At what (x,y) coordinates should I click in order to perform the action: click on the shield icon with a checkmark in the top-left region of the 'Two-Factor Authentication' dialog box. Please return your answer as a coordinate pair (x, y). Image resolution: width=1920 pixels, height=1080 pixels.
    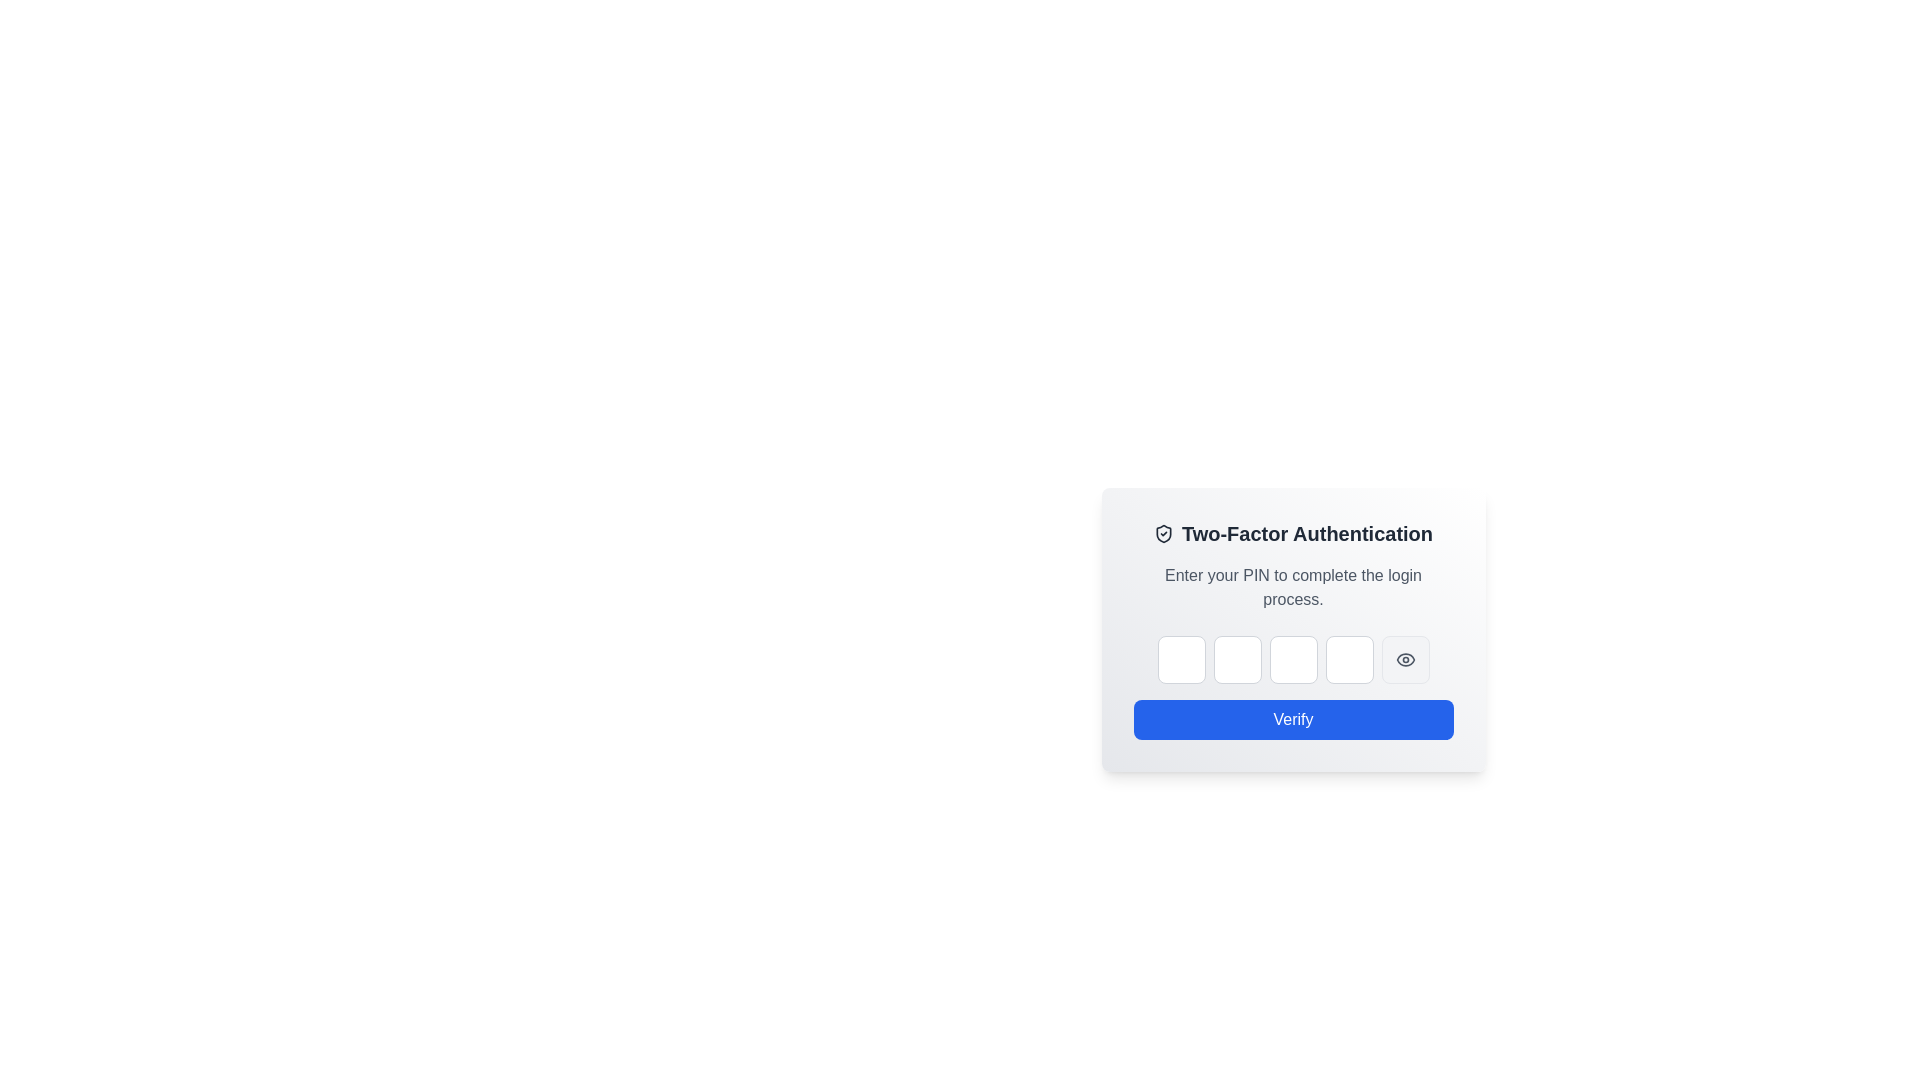
    Looking at the image, I should click on (1163, 532).